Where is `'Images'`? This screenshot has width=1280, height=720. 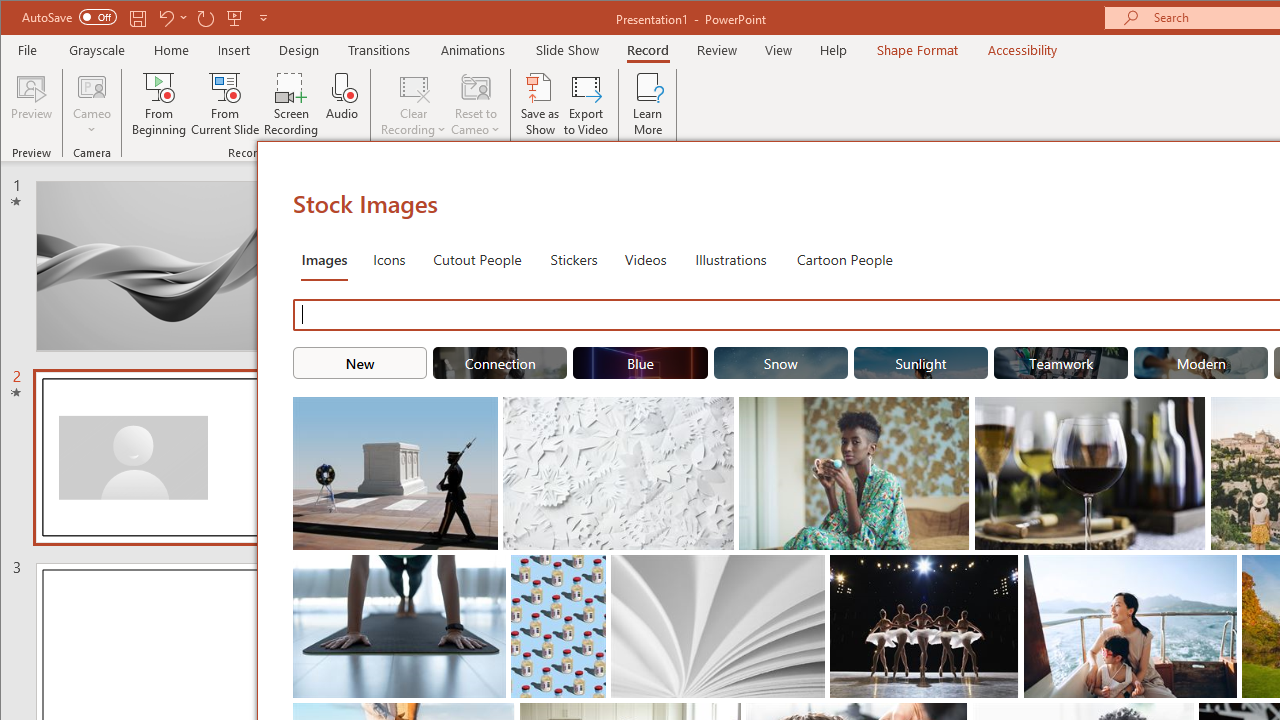
'Images' is located at coordinates (324, 257).